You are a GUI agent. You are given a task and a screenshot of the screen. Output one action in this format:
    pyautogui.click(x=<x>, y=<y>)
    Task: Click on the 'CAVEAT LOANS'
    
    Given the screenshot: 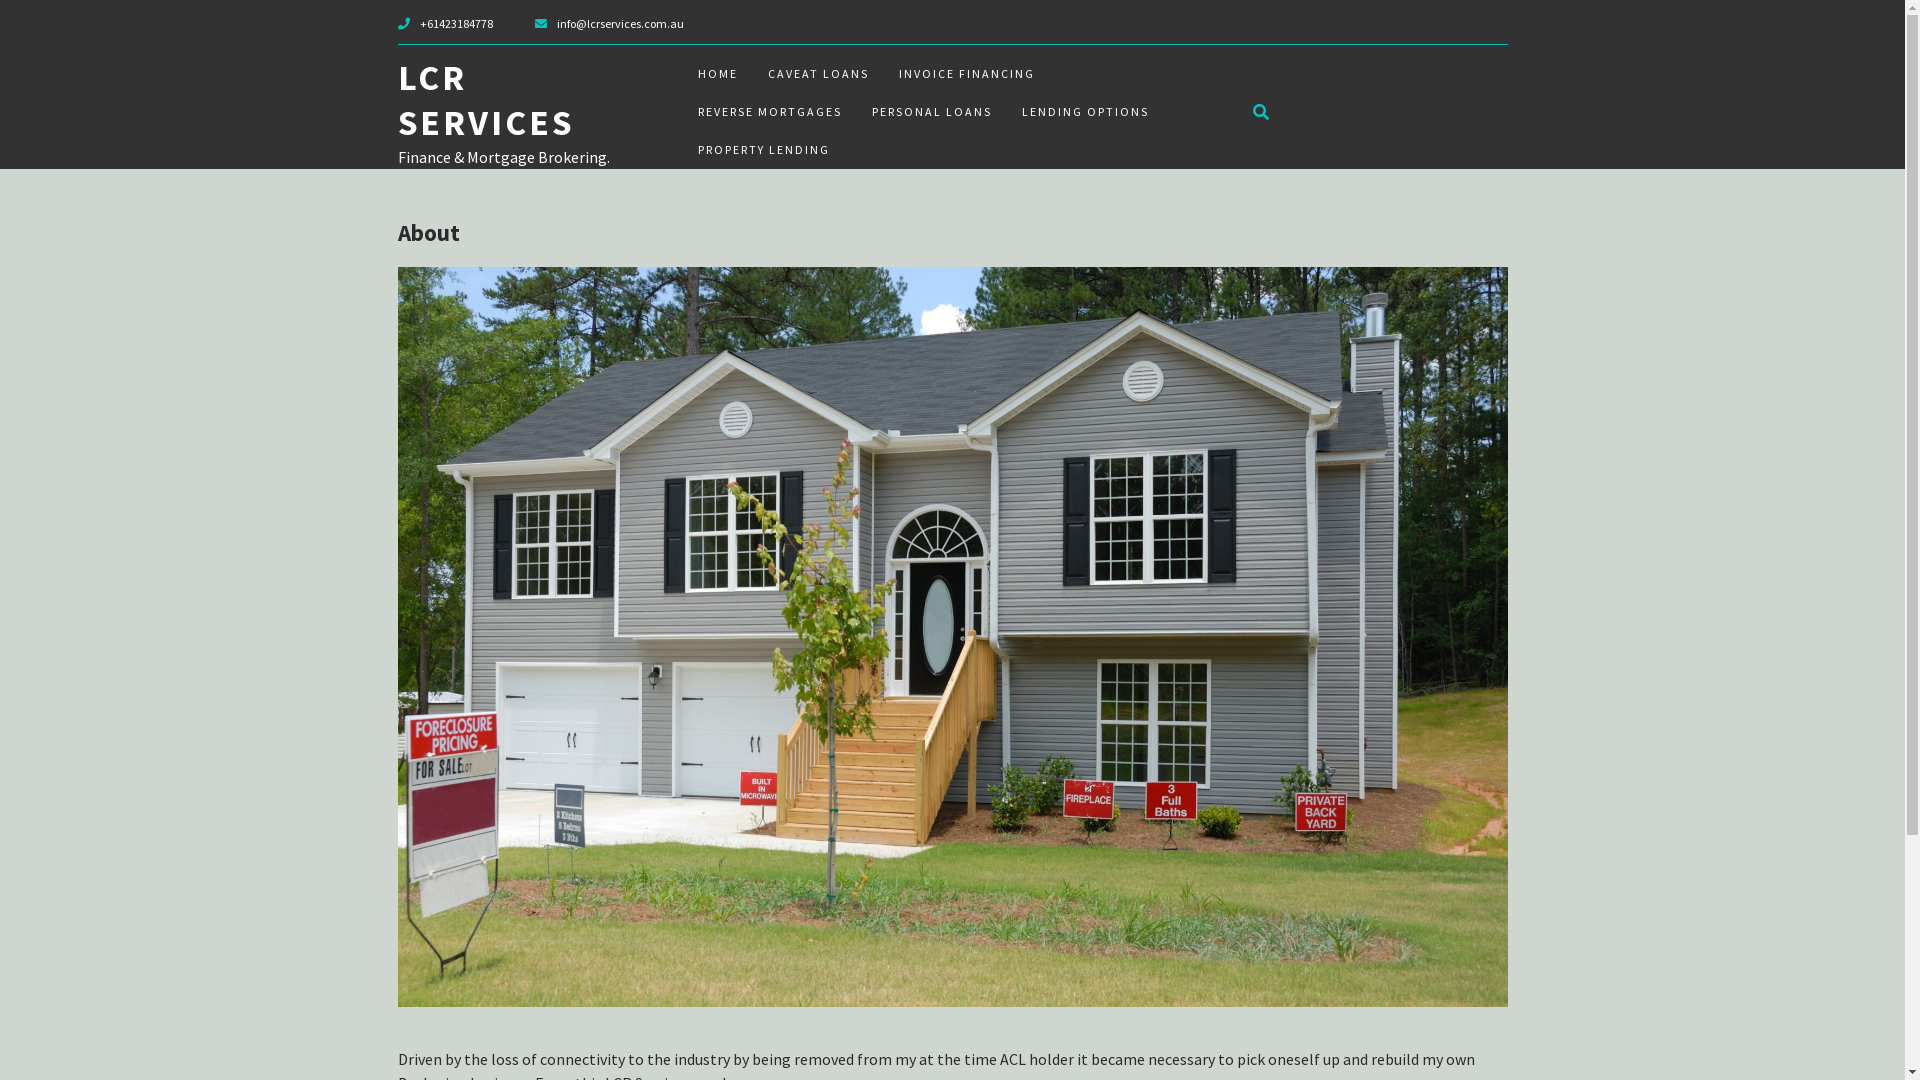 What is the action you would take?
    pyautogui.click(x=817, y=72)
    